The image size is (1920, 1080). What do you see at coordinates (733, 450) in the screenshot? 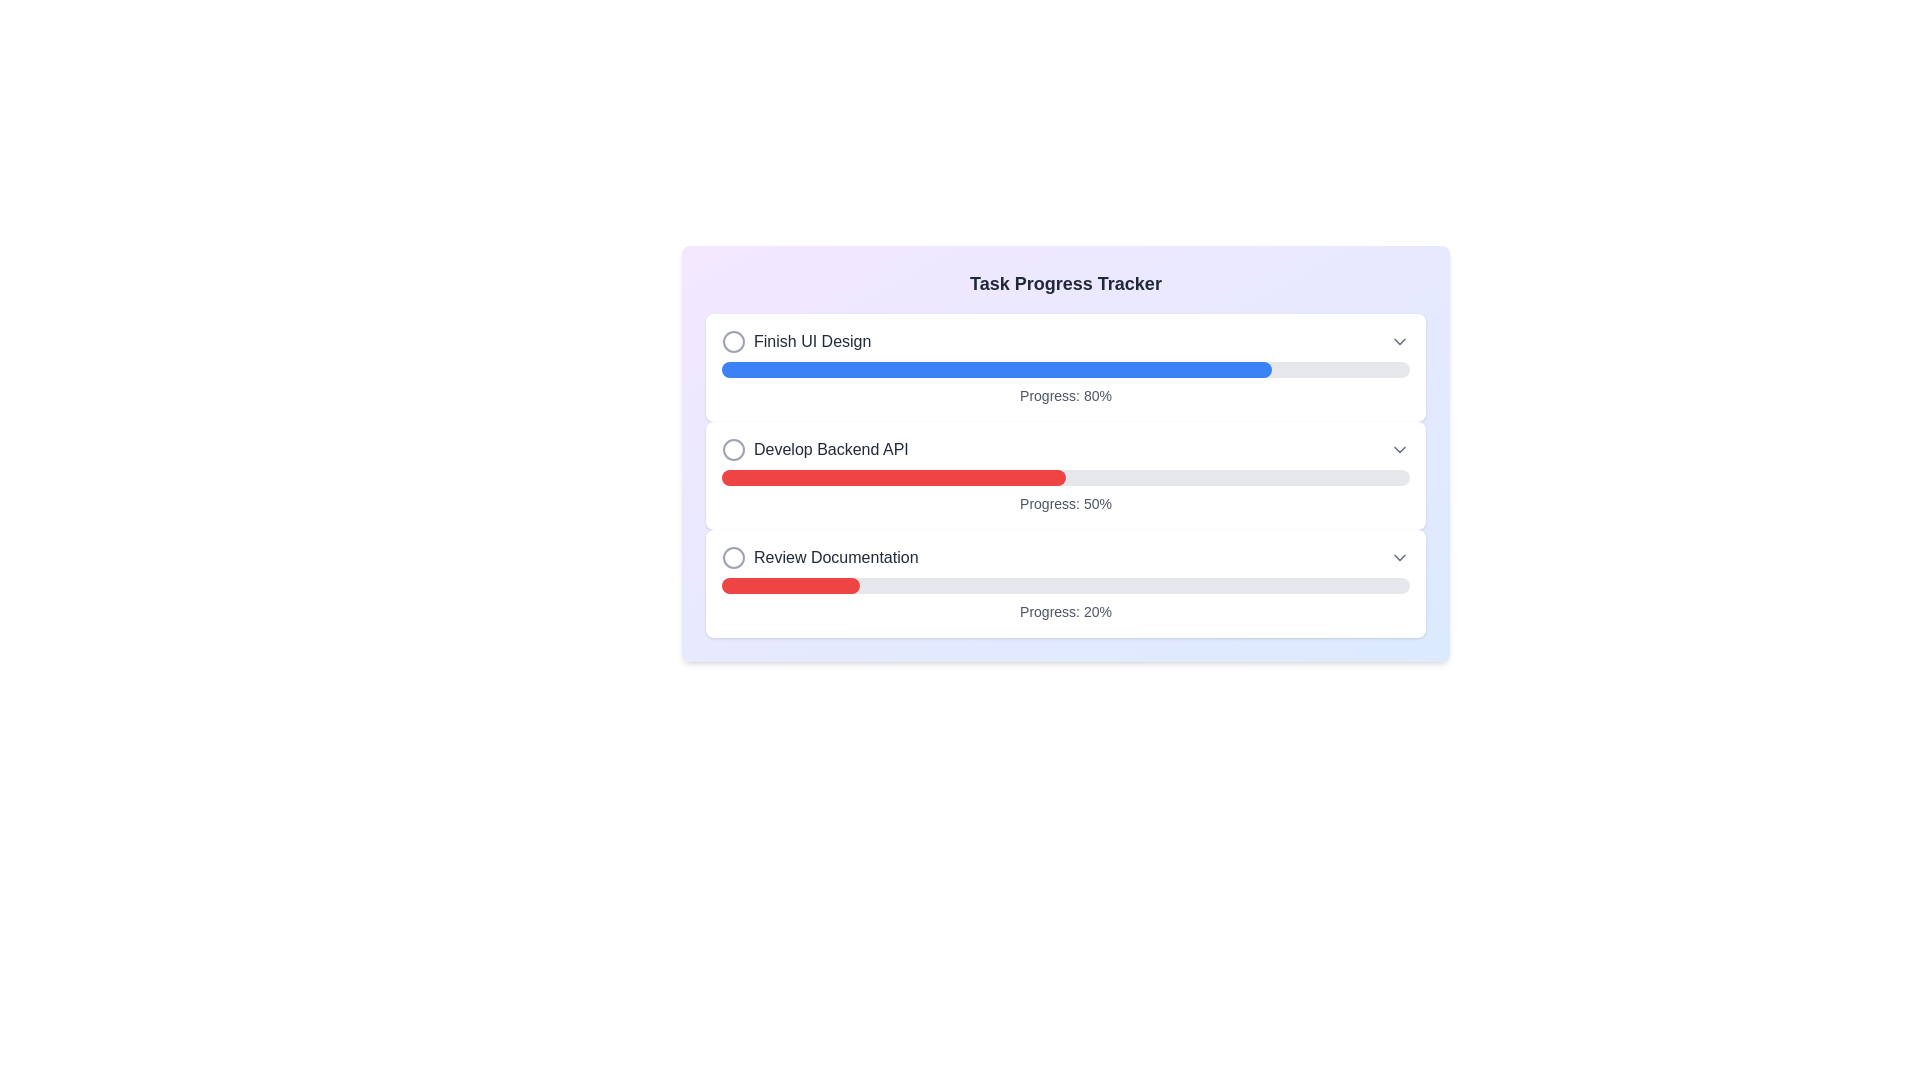
I see `the circular icon with a hollow center and thin outline, located to the left of the 'Develop Backend API' text` at bounding box center [733, 450].